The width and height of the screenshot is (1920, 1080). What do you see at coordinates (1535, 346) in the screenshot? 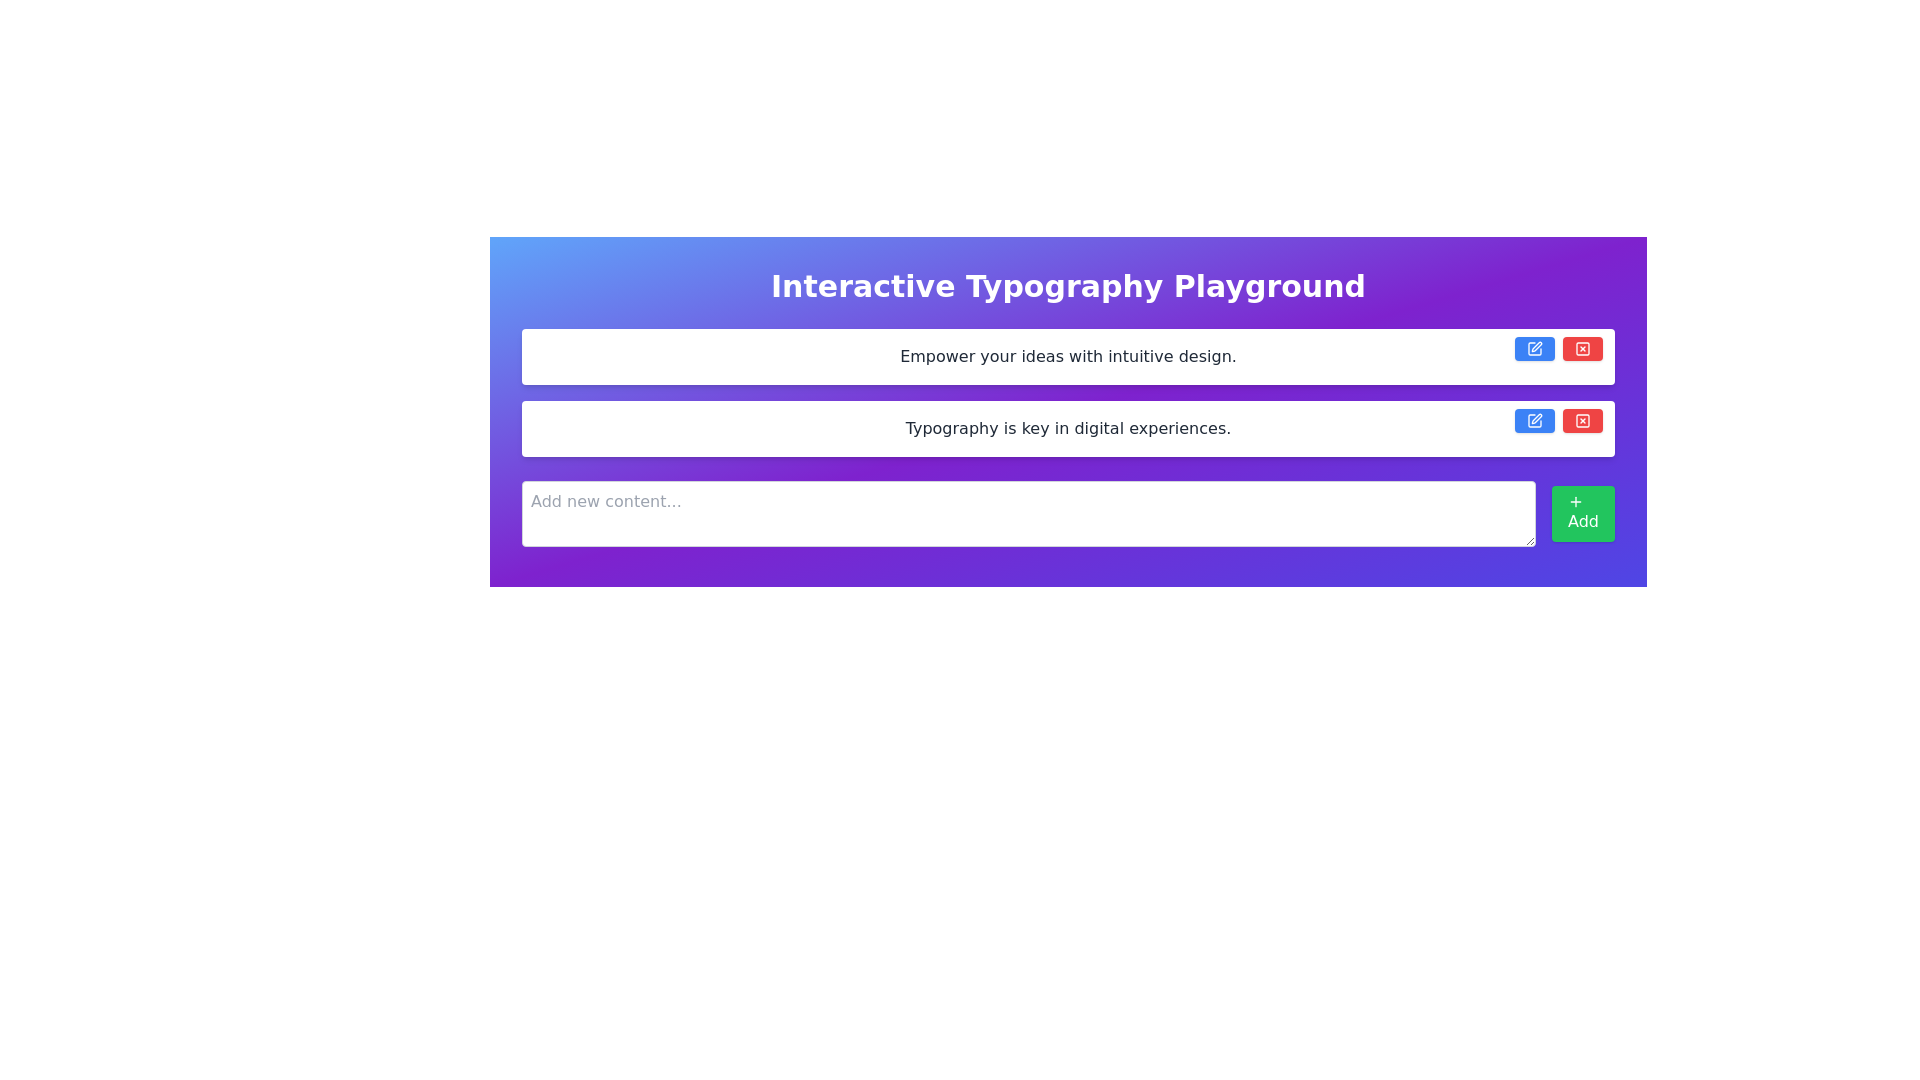
I see `the pen or edit icon, which is part of the edit button located to the right of the first input field labeled 'Empower your ideas with intuitive design.'` at bounding box center [1535, 346].